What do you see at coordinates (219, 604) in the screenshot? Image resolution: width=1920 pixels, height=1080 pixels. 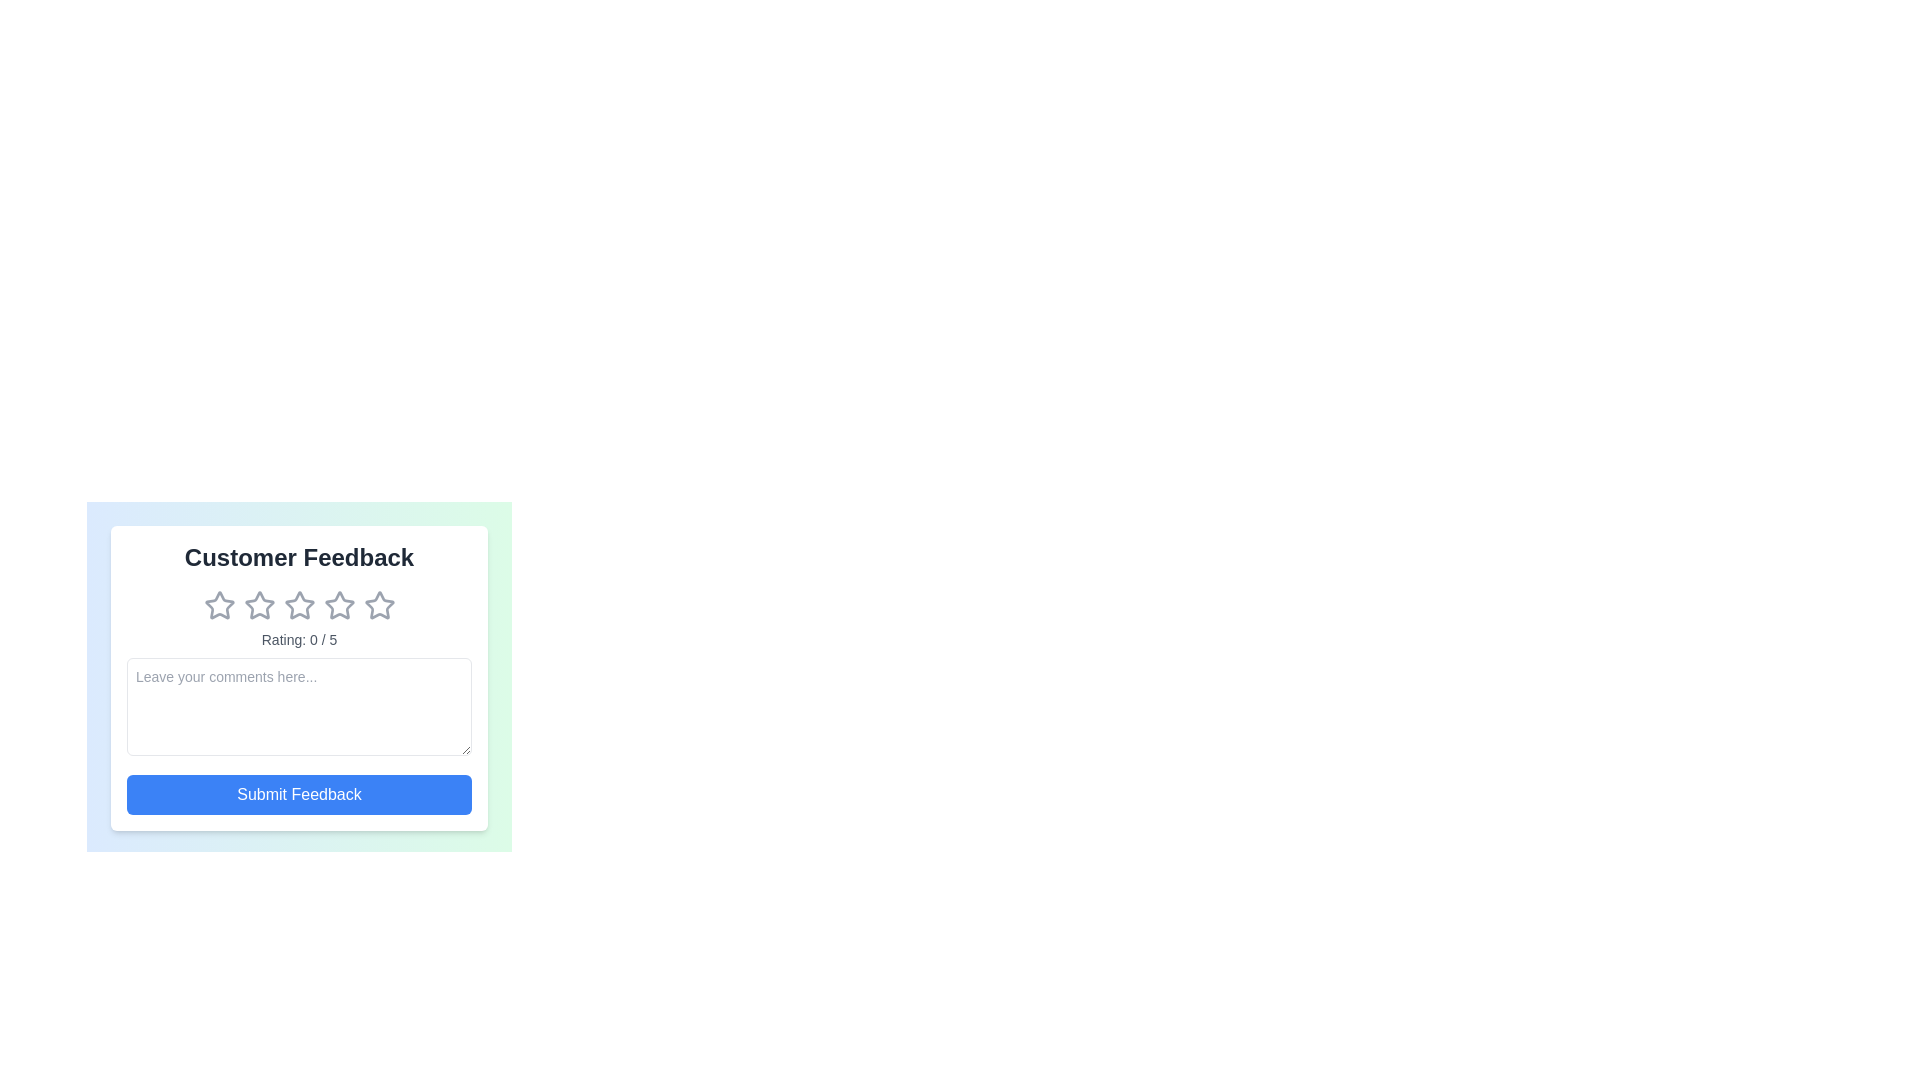 I see `the star corresponding to the 1 rating` at bounding box center [219, 604].